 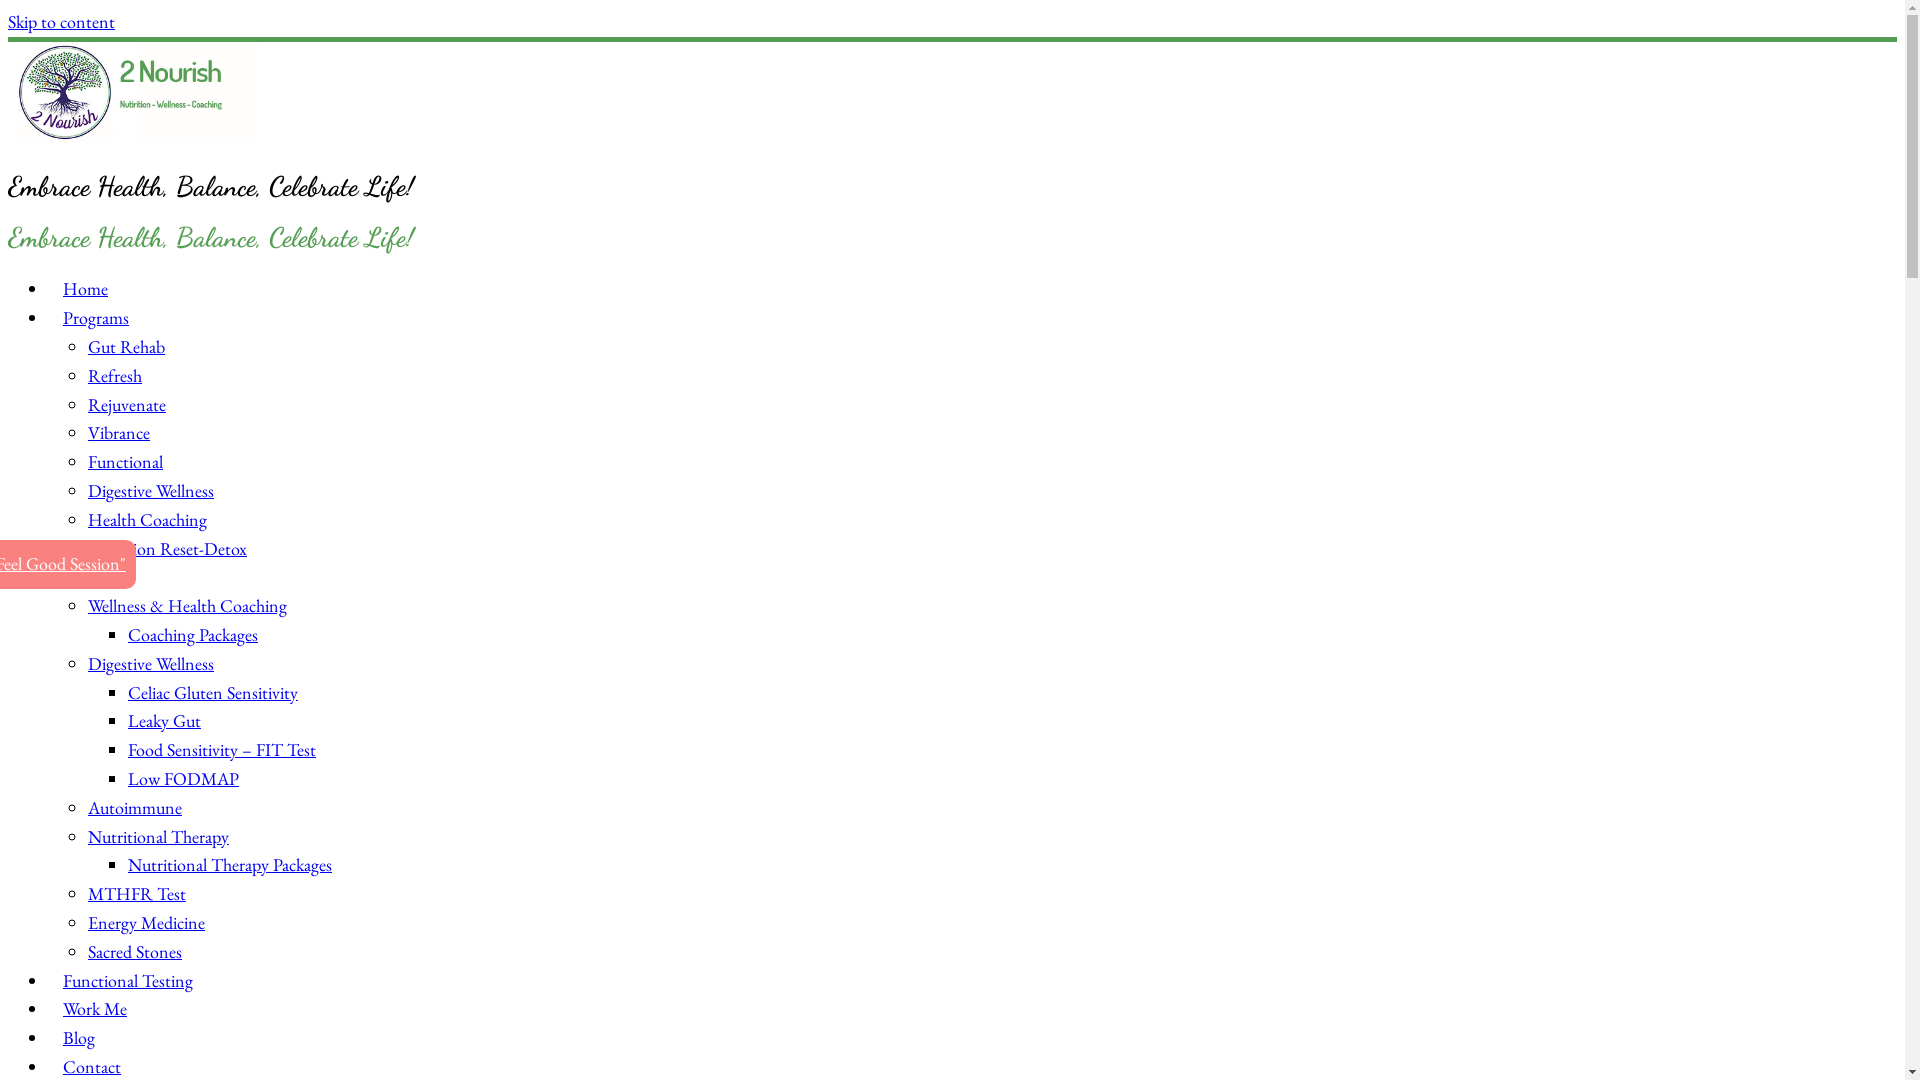 What do you see at coordinates (212, 691) in the screenshot?
I see `'Celiac Gluten Sensitivity'` at bounding box center [212, 691].